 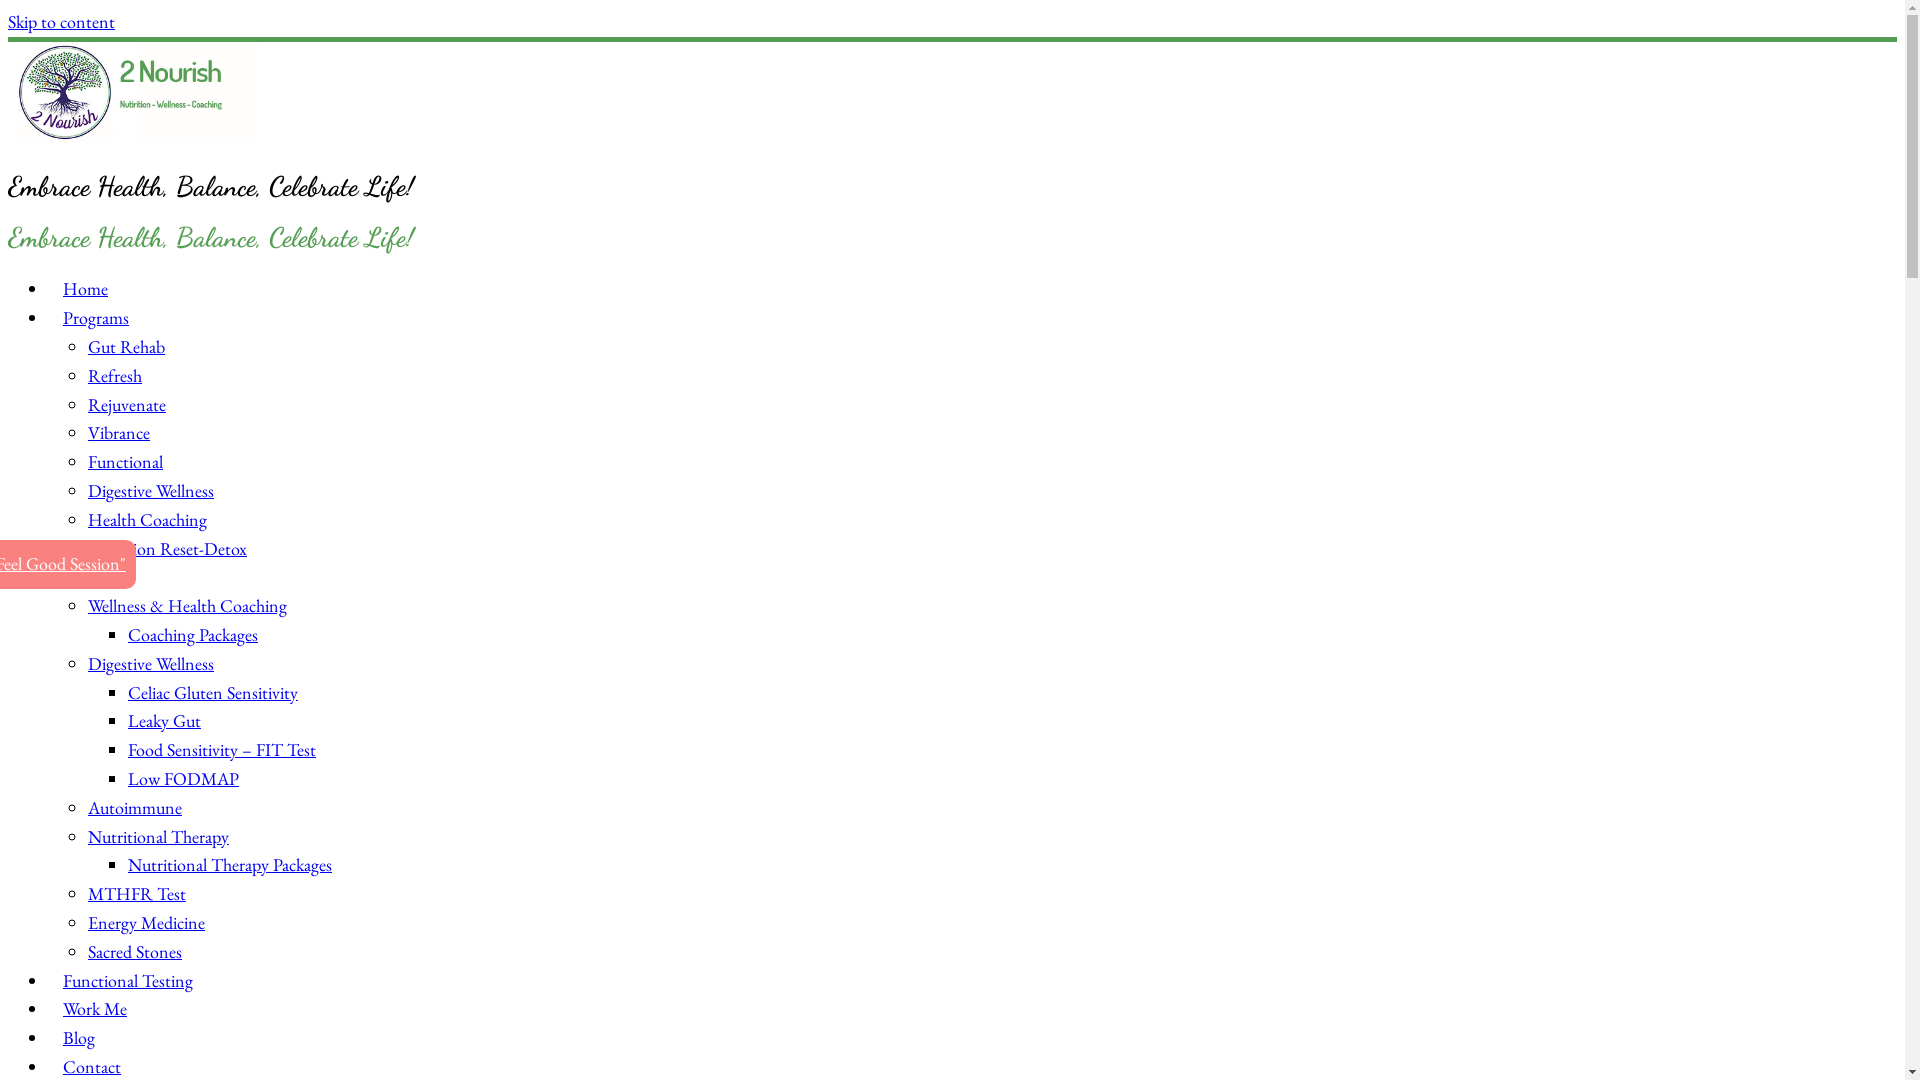 What do you see at coordinates (212, 691) in the screenshot?
I see `'Celiac Gluten Sensitivity'` at bounding box center [212, 691].